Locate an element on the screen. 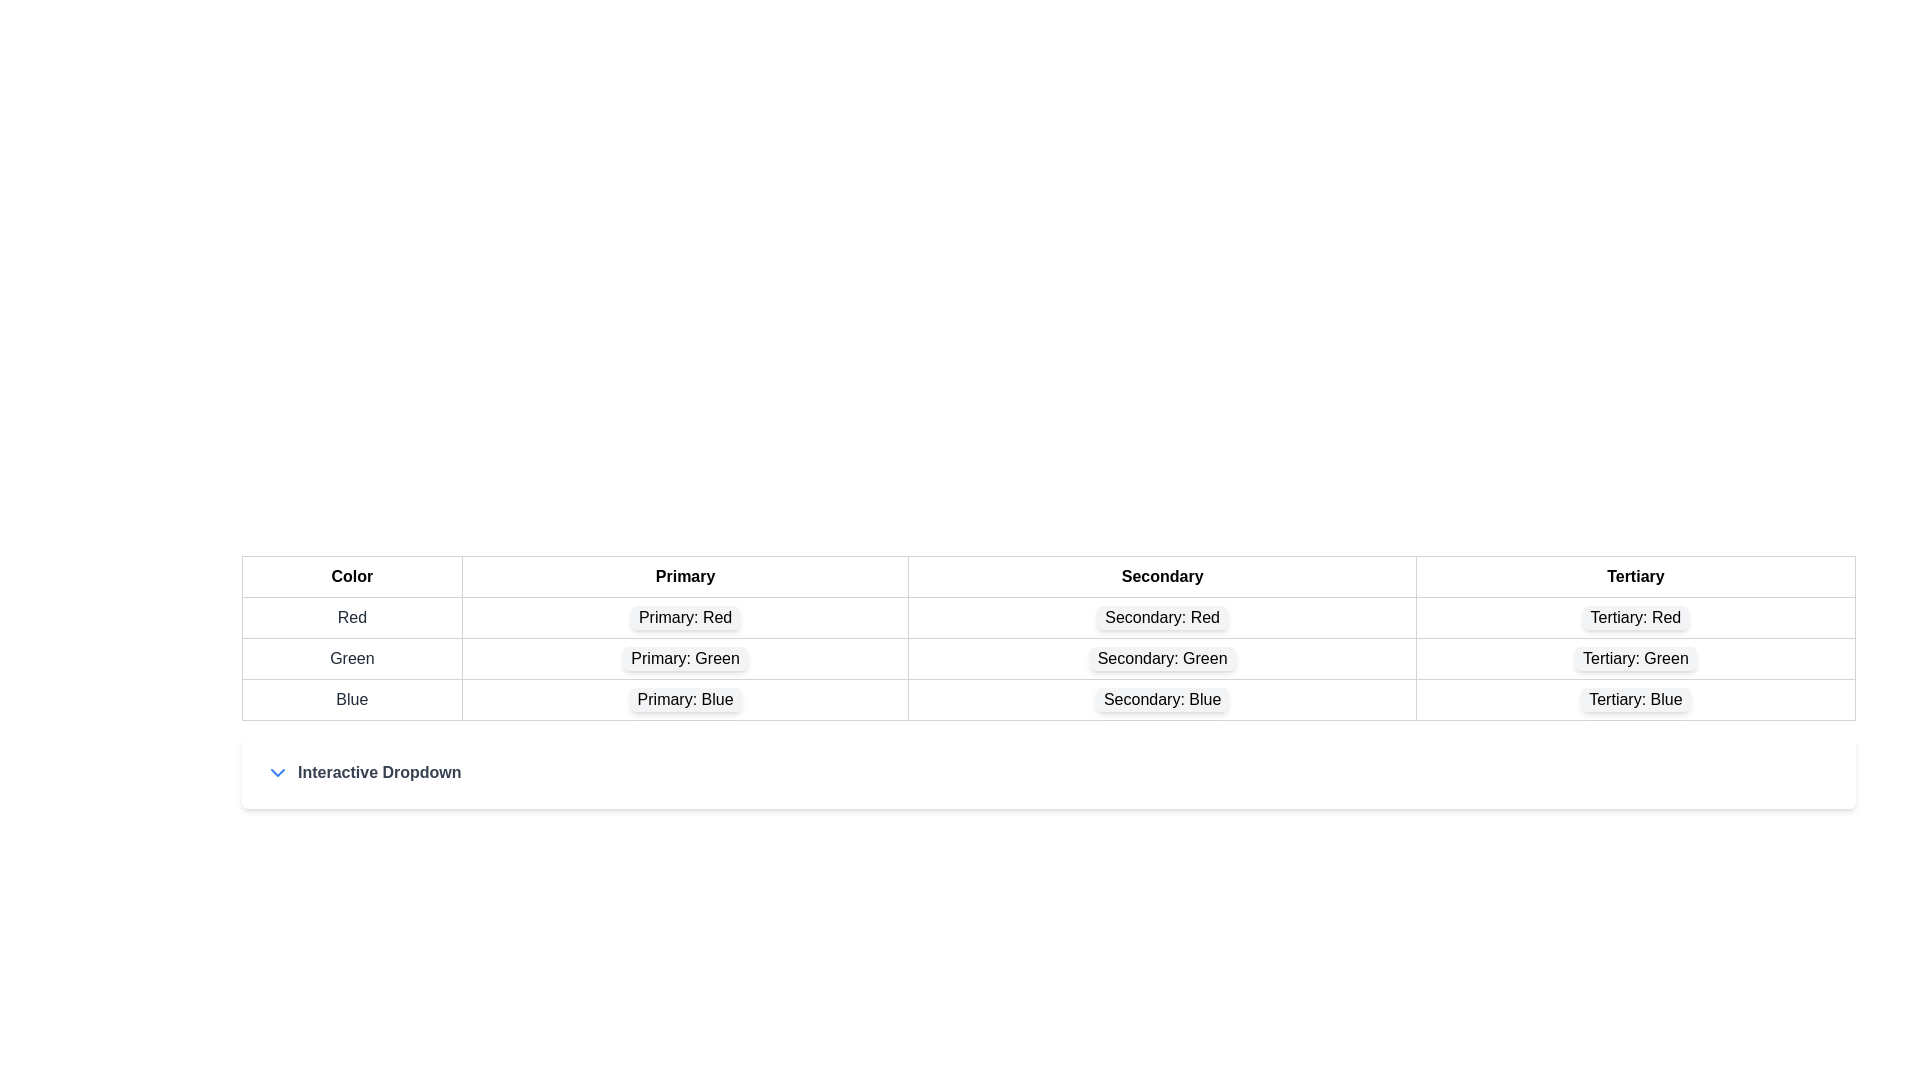  the text label displaying the primary color associated with the 'Red' category in the table, located in the 'Primary' column and aligned with the 'Red' row is located at coordinates (685, 616).